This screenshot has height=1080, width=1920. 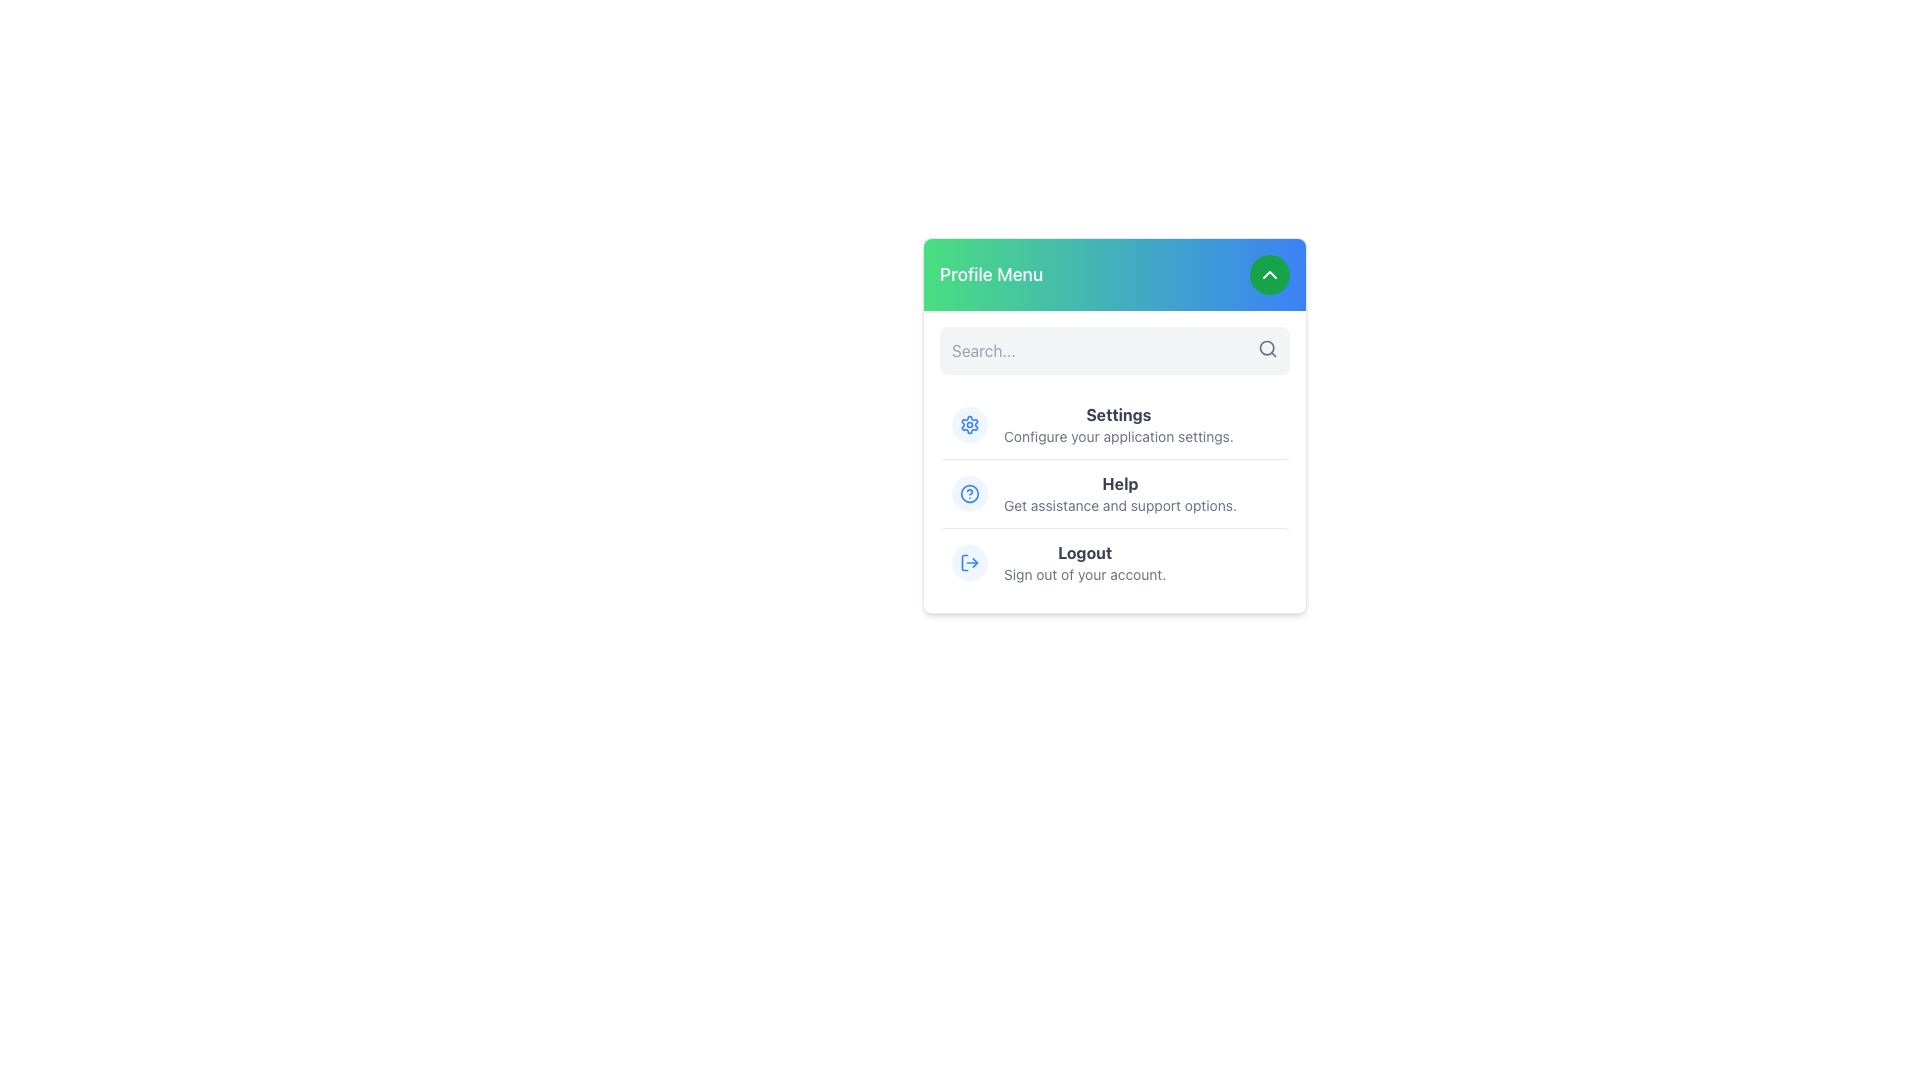 I want to click on the visual design of the 'Settings' icon, which is the first item in the vertical profile menu list, located to the left of the 'Settings' text, so click(x=969, y=423).